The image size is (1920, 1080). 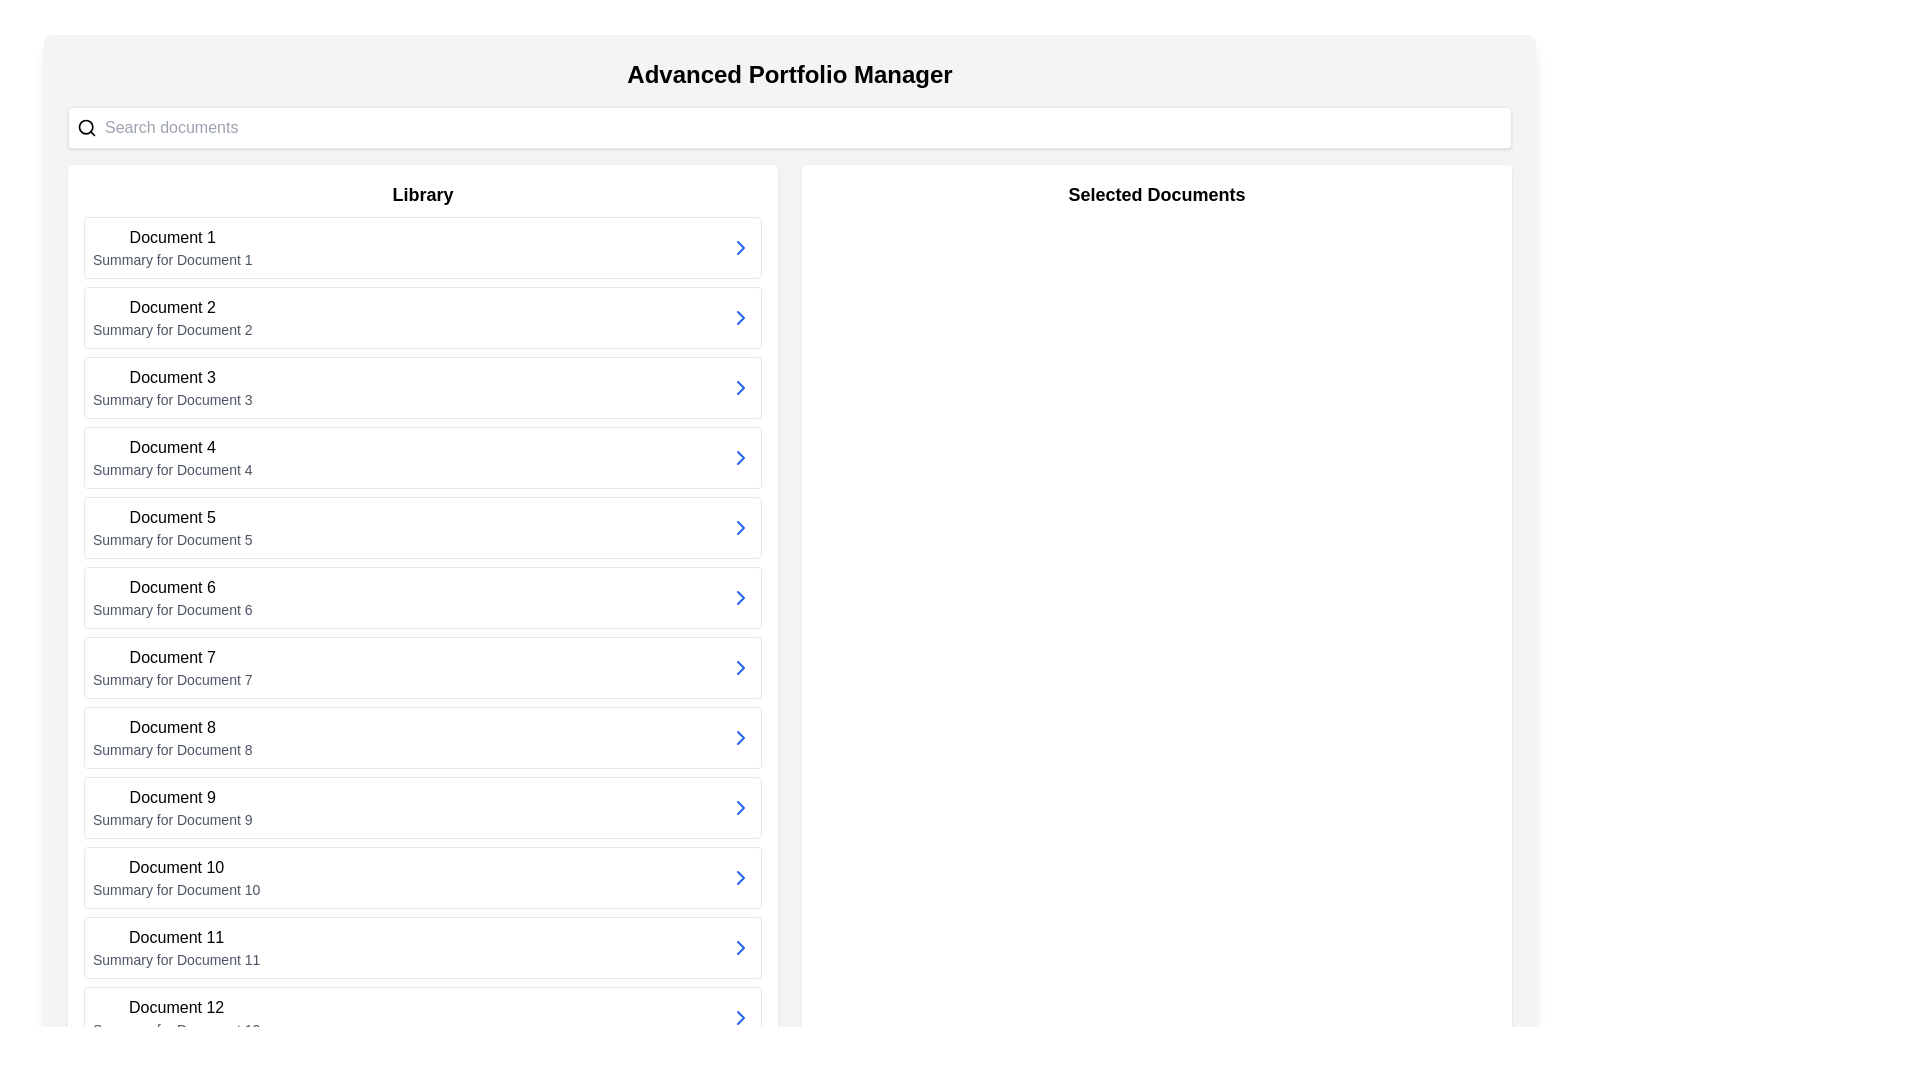 I want to click on the list item titled 'Document 10' which has a description 'Summary for Document 10' under the 'Library' header to show options, so click(x=176, y=877).